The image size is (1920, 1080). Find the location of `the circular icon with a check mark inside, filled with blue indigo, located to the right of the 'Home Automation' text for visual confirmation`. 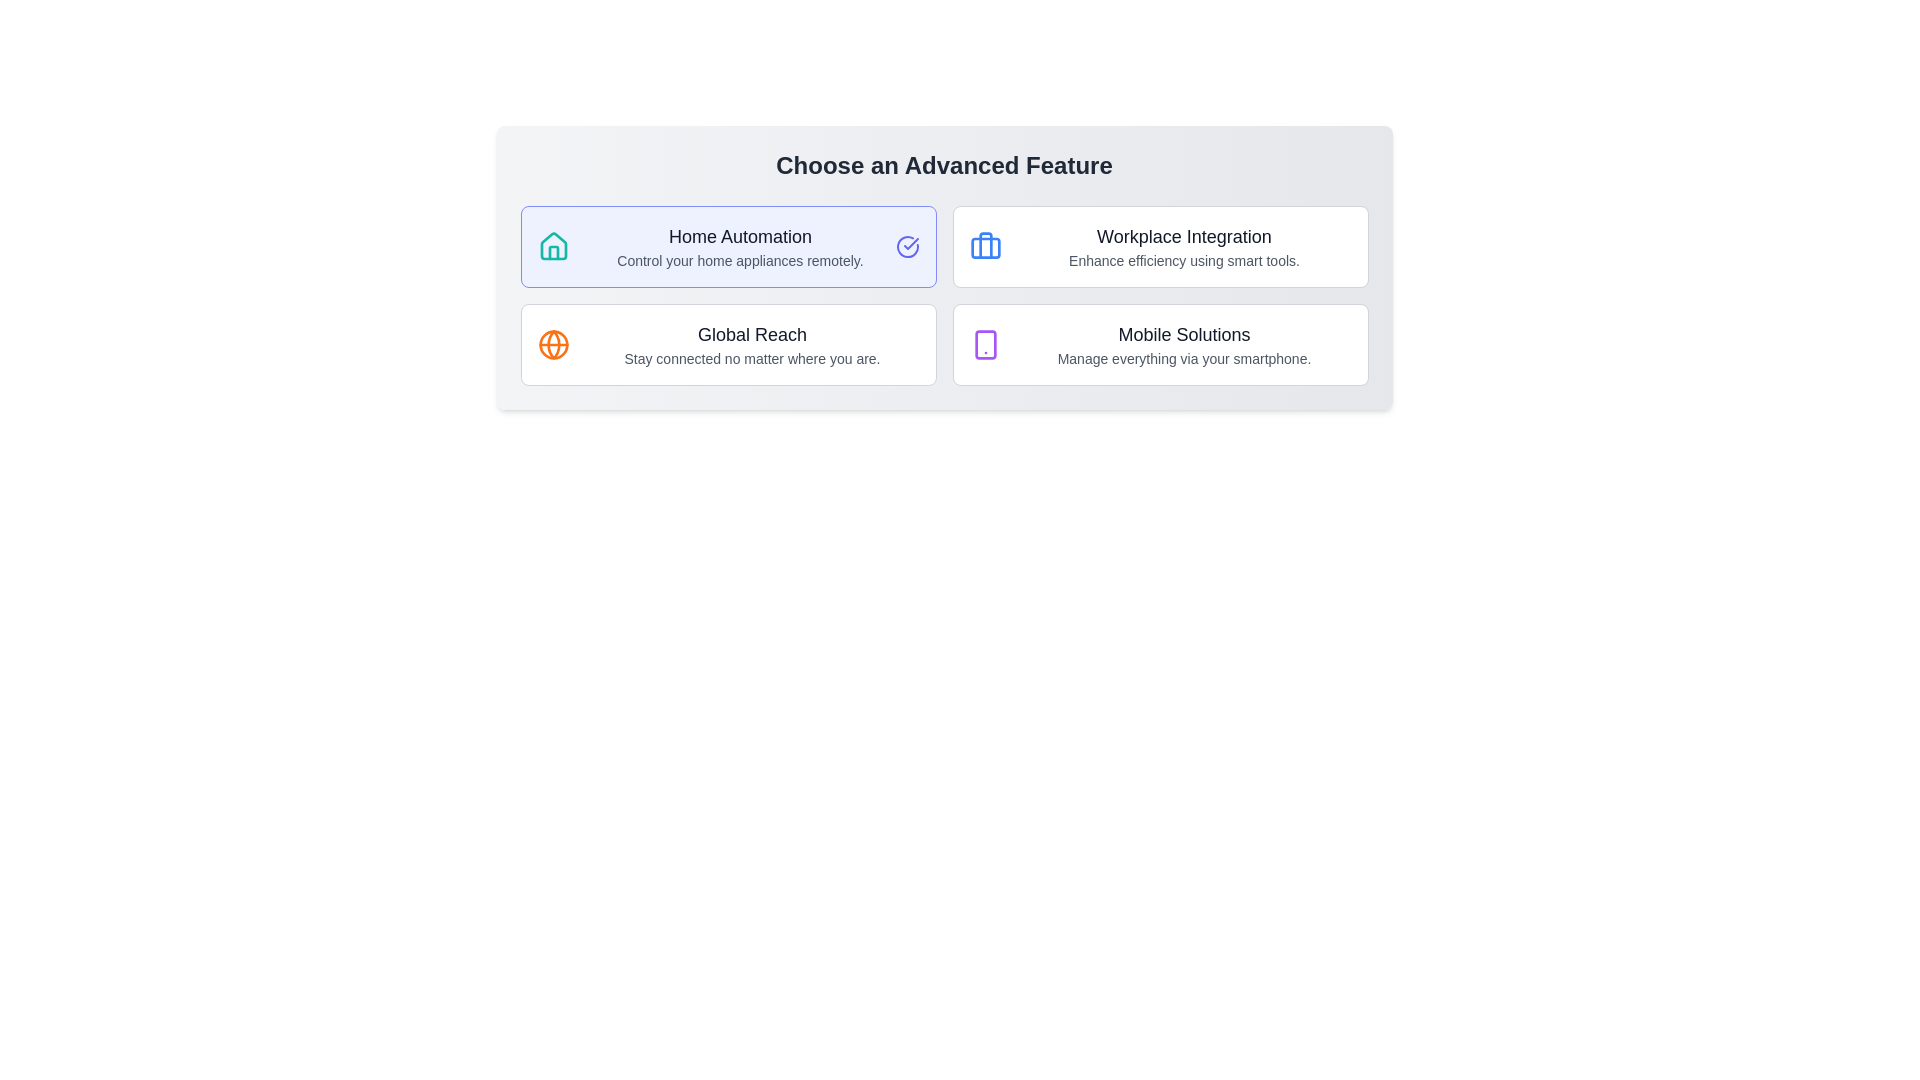

the circular icon with a check mark inside, filled with blue indigo, located to the right of the 'Home Automation' text for visual confirmation is located at coordinates (906, 245).